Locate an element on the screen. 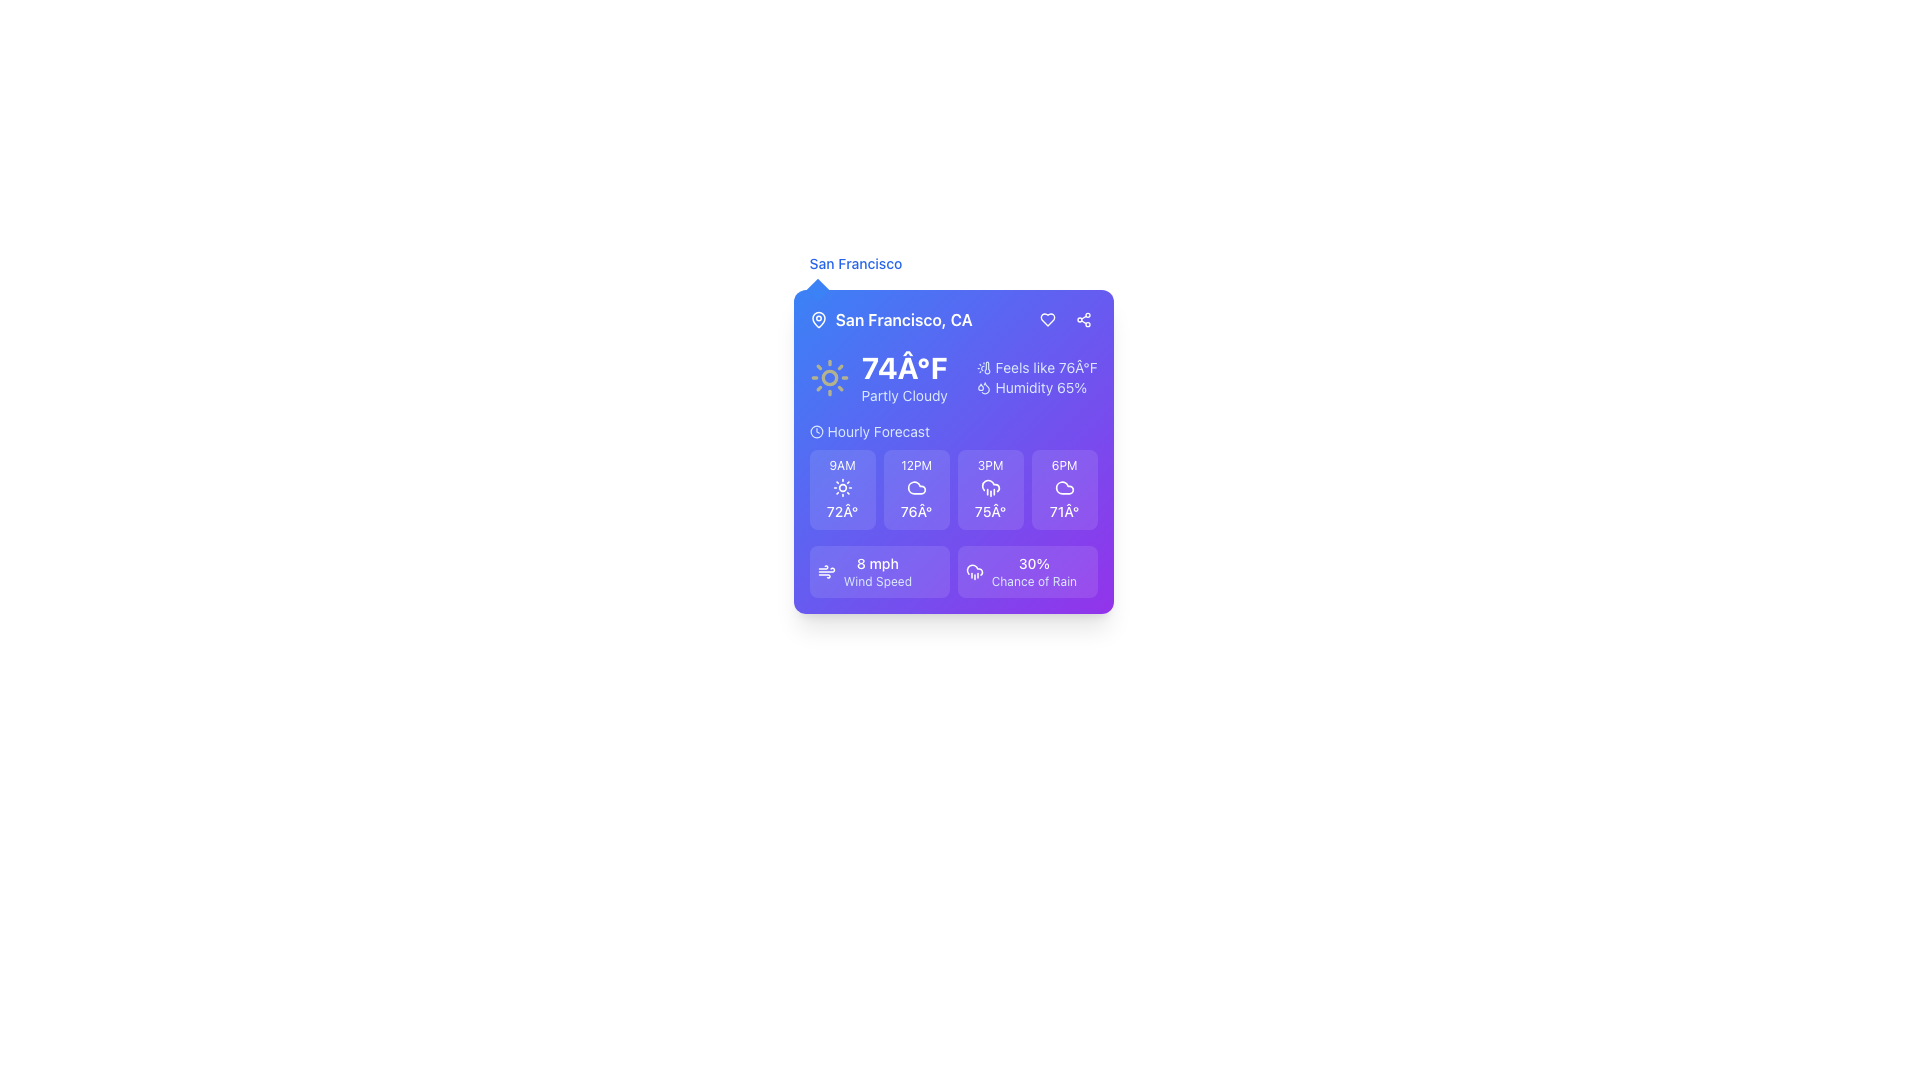  the cloud icon with raindrops, which is located in the bottom-right card of the weather information section, directly to the left of the text '30% Chance of Rain'. This icon is styled in minimalistic line art design and is the only weather icon in this card is located at coordinates (974, 571).